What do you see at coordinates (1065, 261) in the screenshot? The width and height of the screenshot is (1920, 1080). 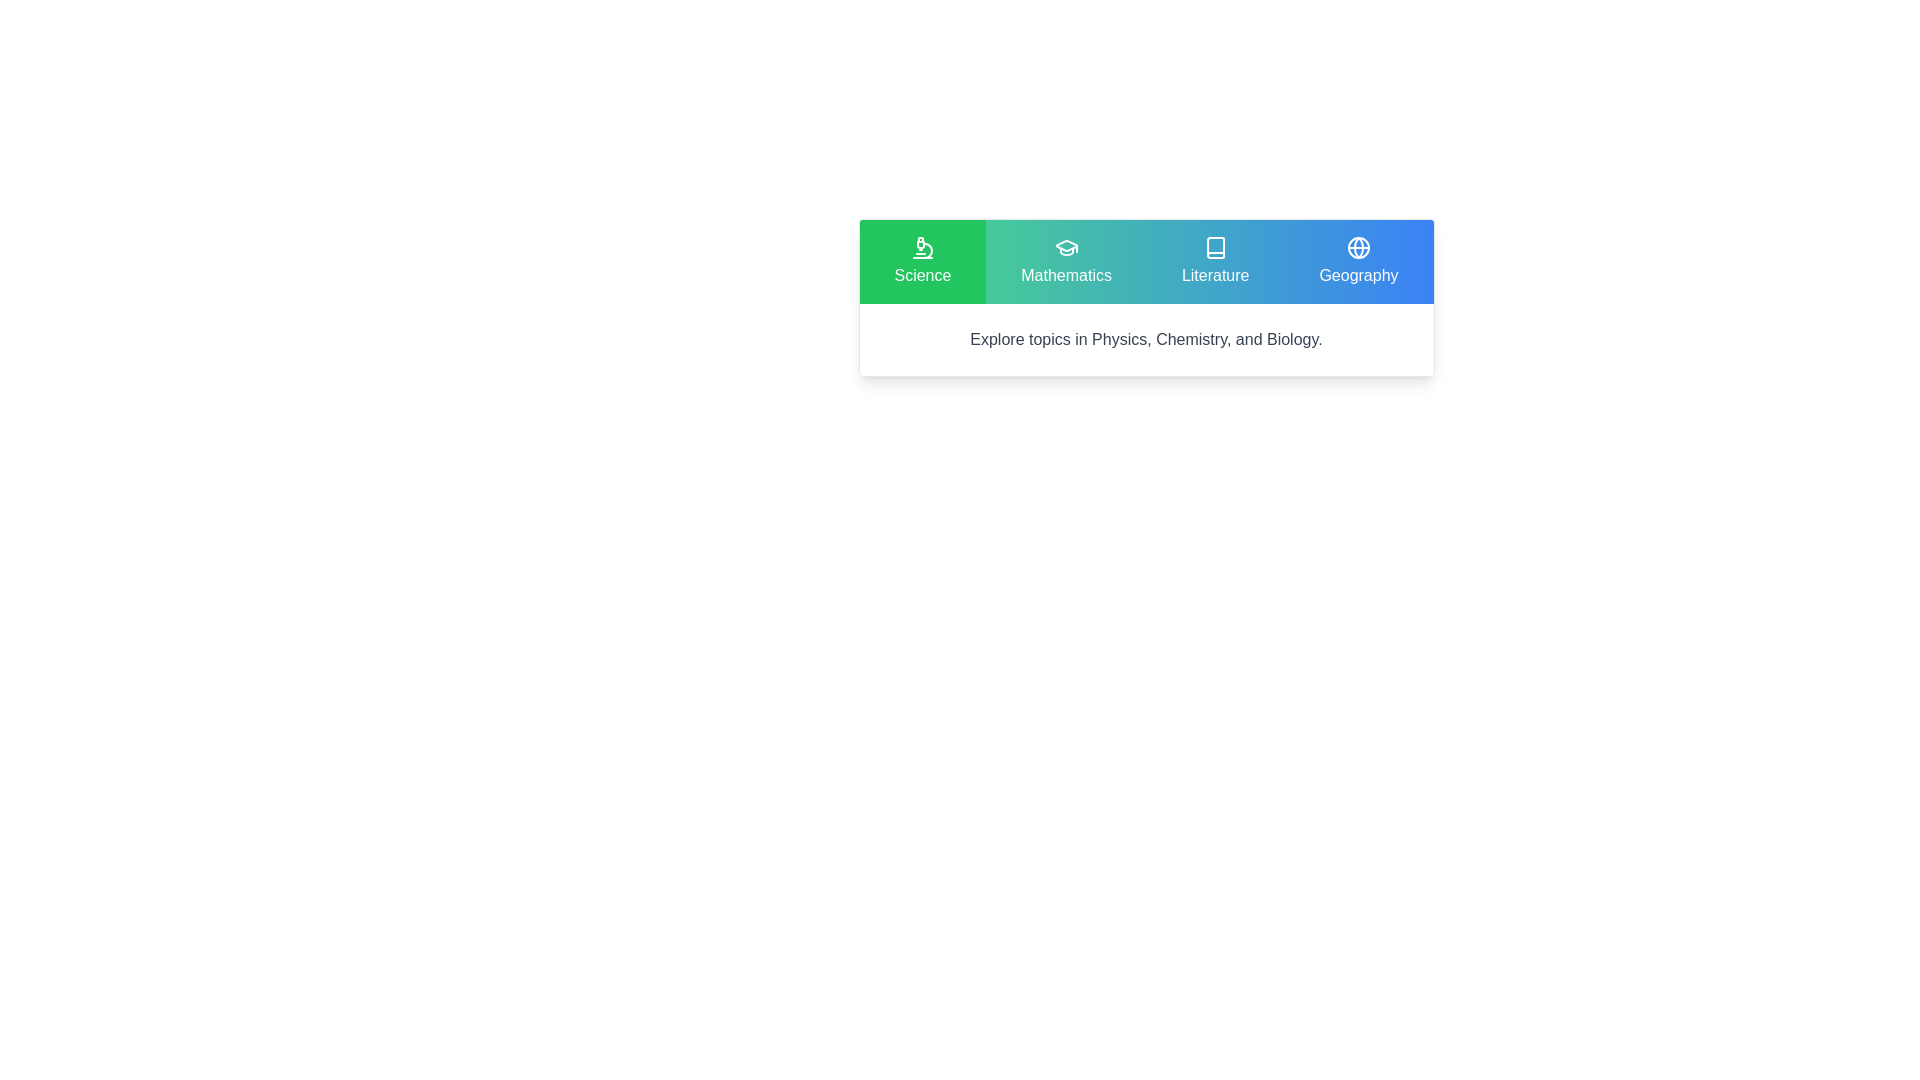 I see `the 'Mathematics' tab button, which is a rectangular tab with a gradient from green to blue and contains a white graduation cap icon above the text 'Mathematics'` at bounding box center [1065, 261].